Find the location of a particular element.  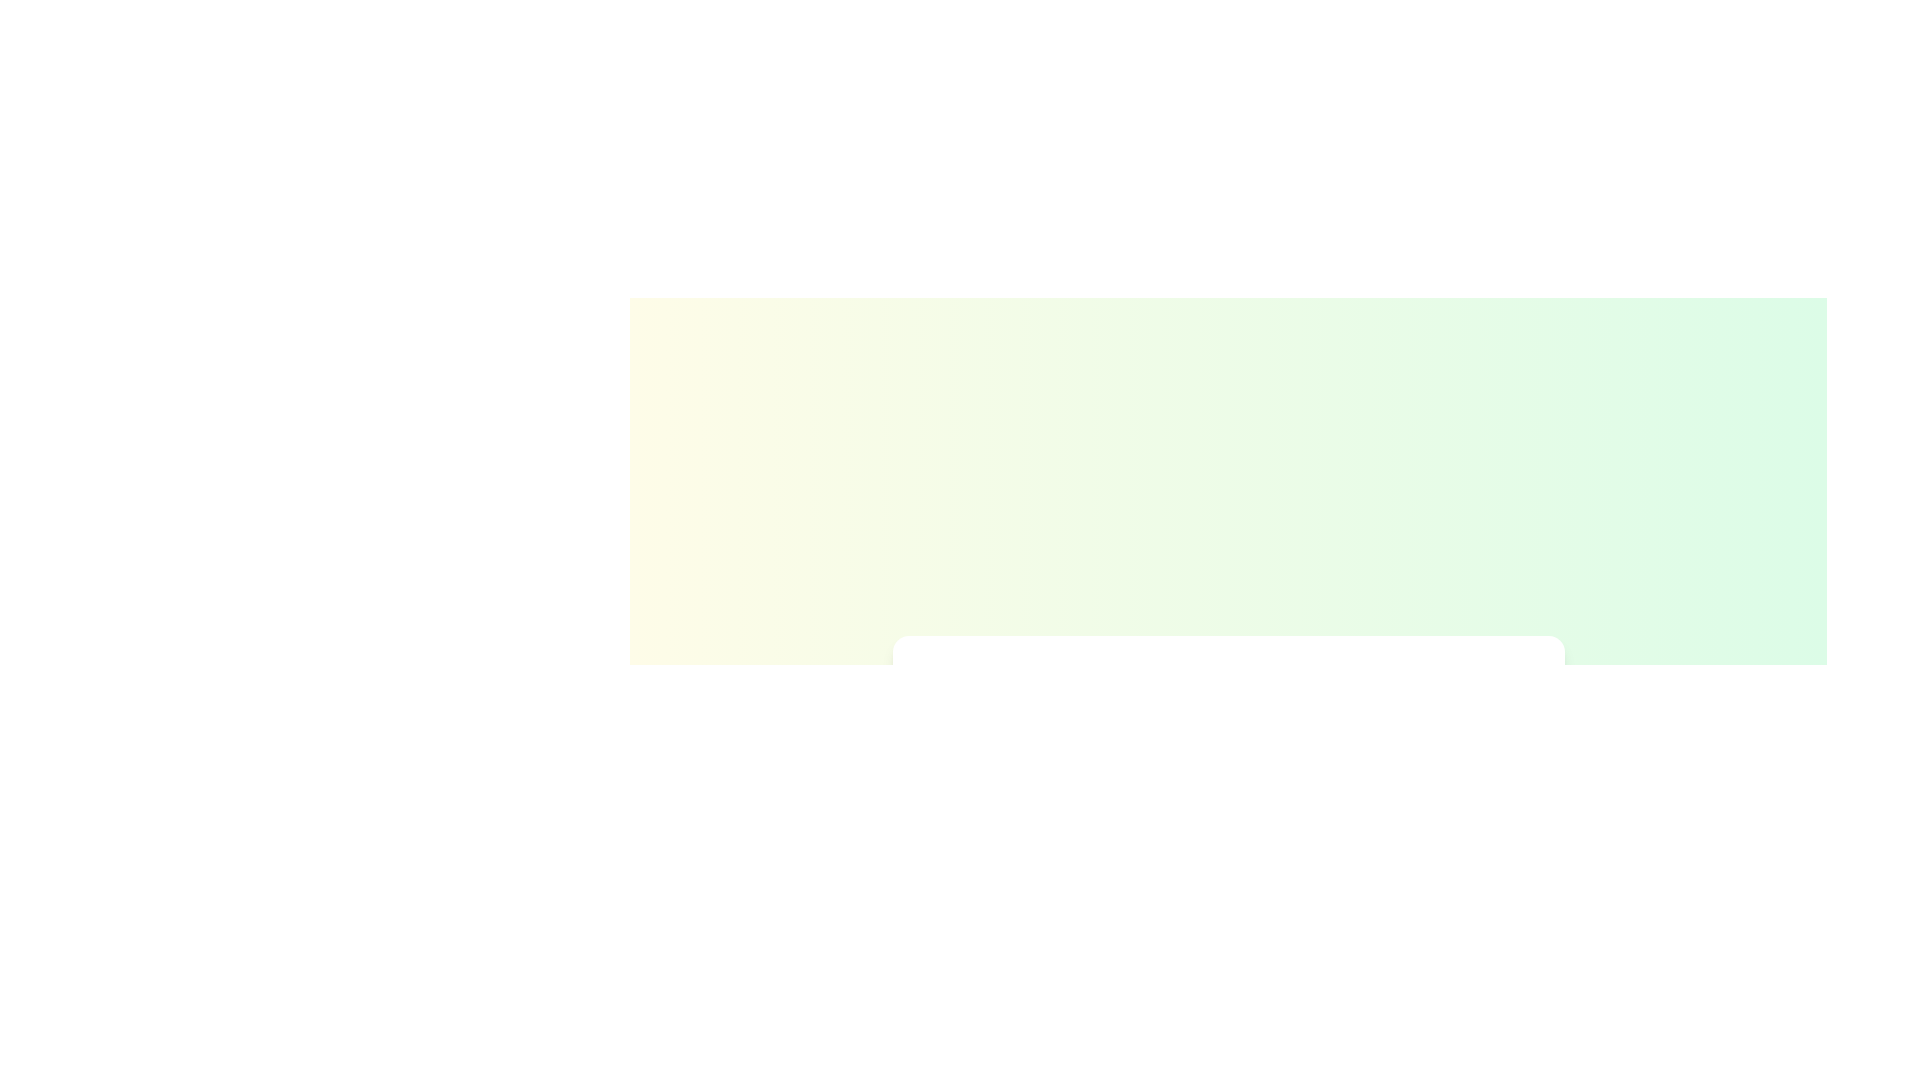

the Value label of the slider control displaying the number '4' is located at coordinates (1383, 729).